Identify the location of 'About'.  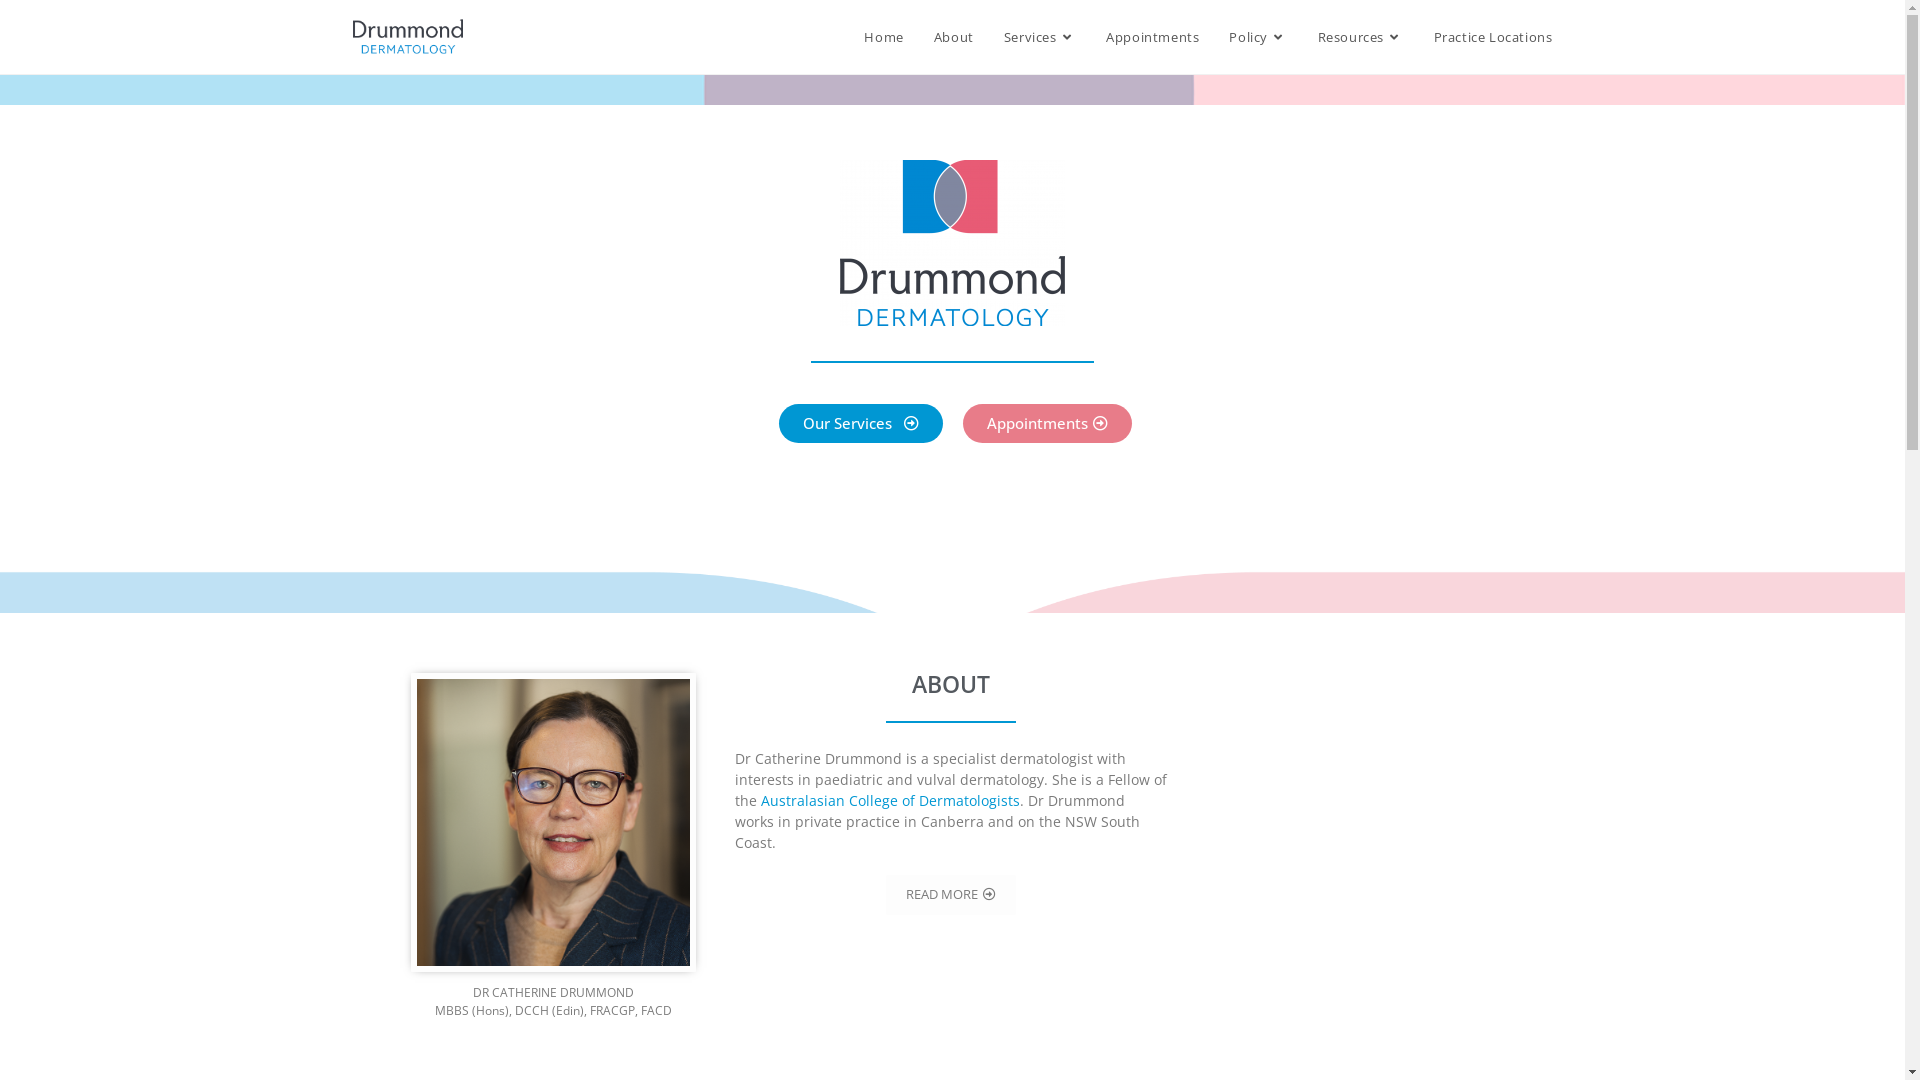
(953, 37).